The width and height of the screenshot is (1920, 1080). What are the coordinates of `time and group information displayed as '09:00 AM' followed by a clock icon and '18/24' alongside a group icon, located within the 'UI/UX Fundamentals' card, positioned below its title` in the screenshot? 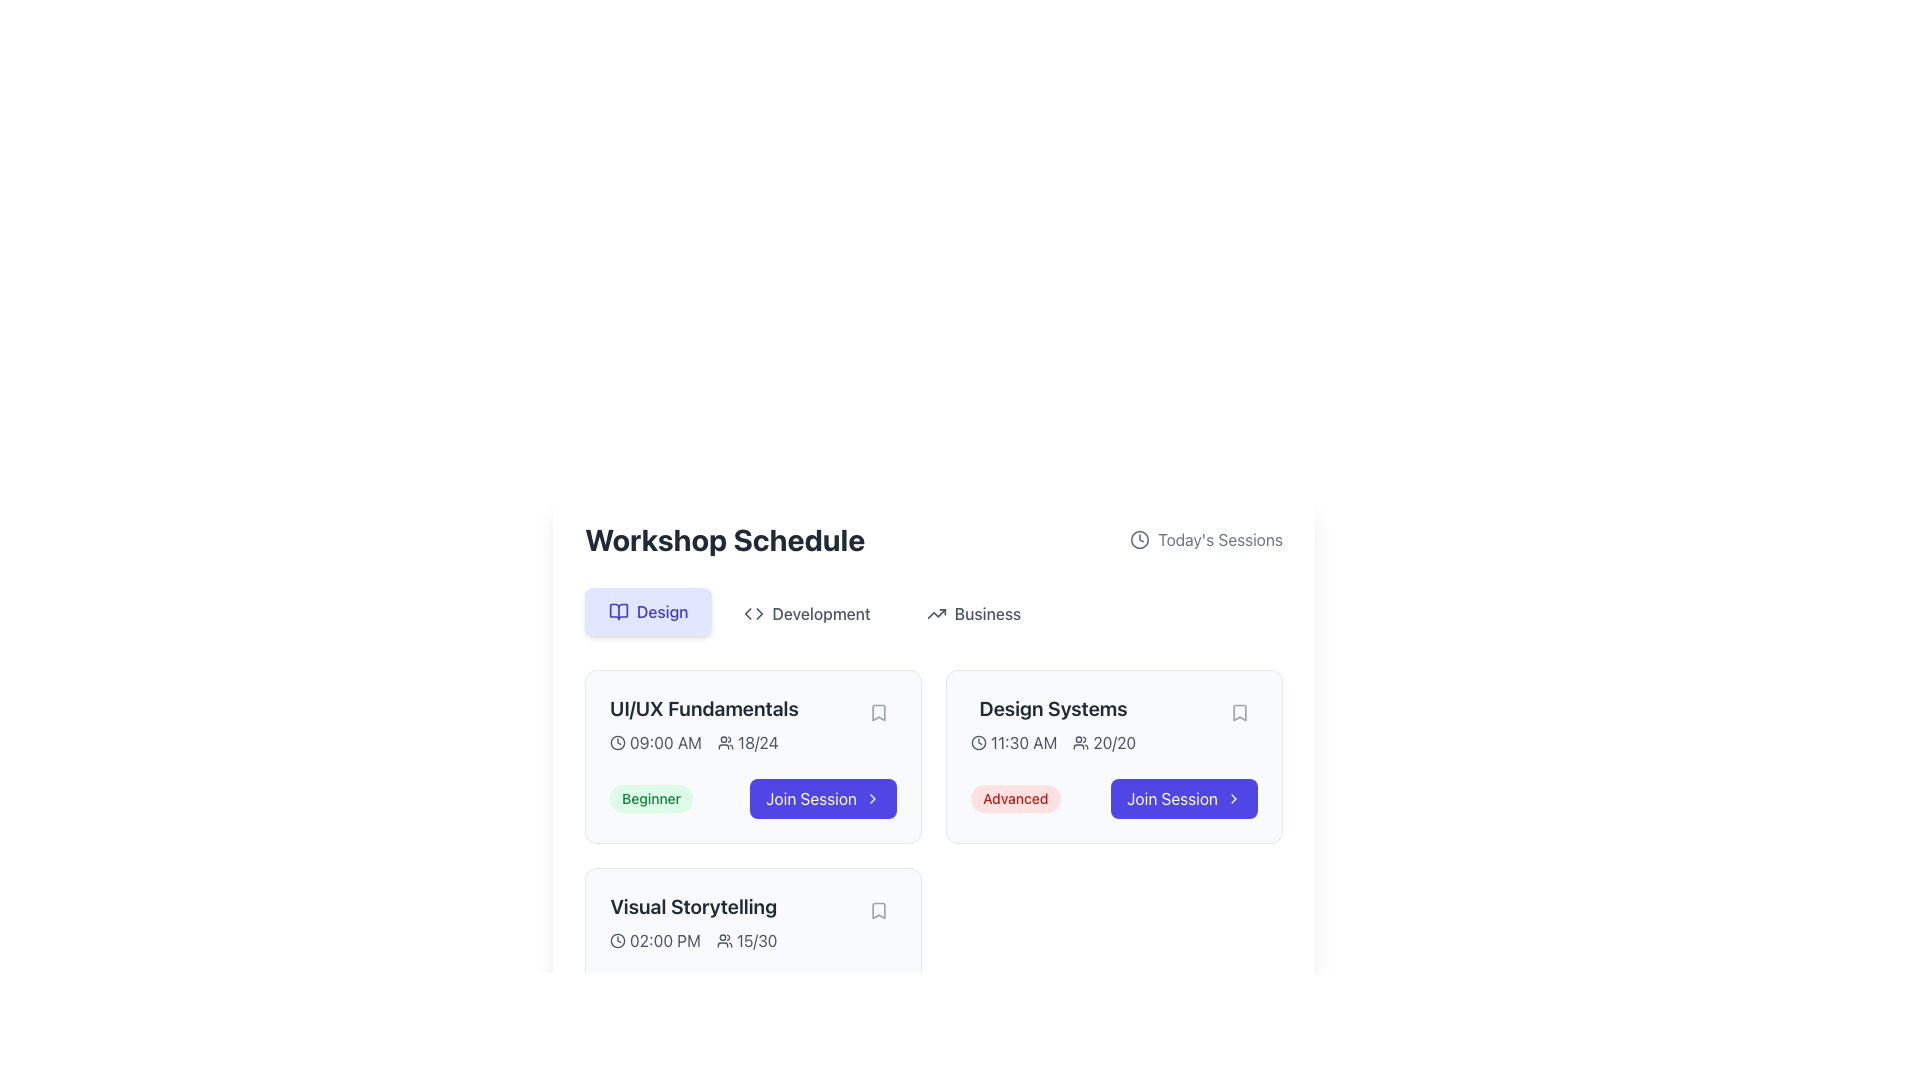 It's located at (704, 743).